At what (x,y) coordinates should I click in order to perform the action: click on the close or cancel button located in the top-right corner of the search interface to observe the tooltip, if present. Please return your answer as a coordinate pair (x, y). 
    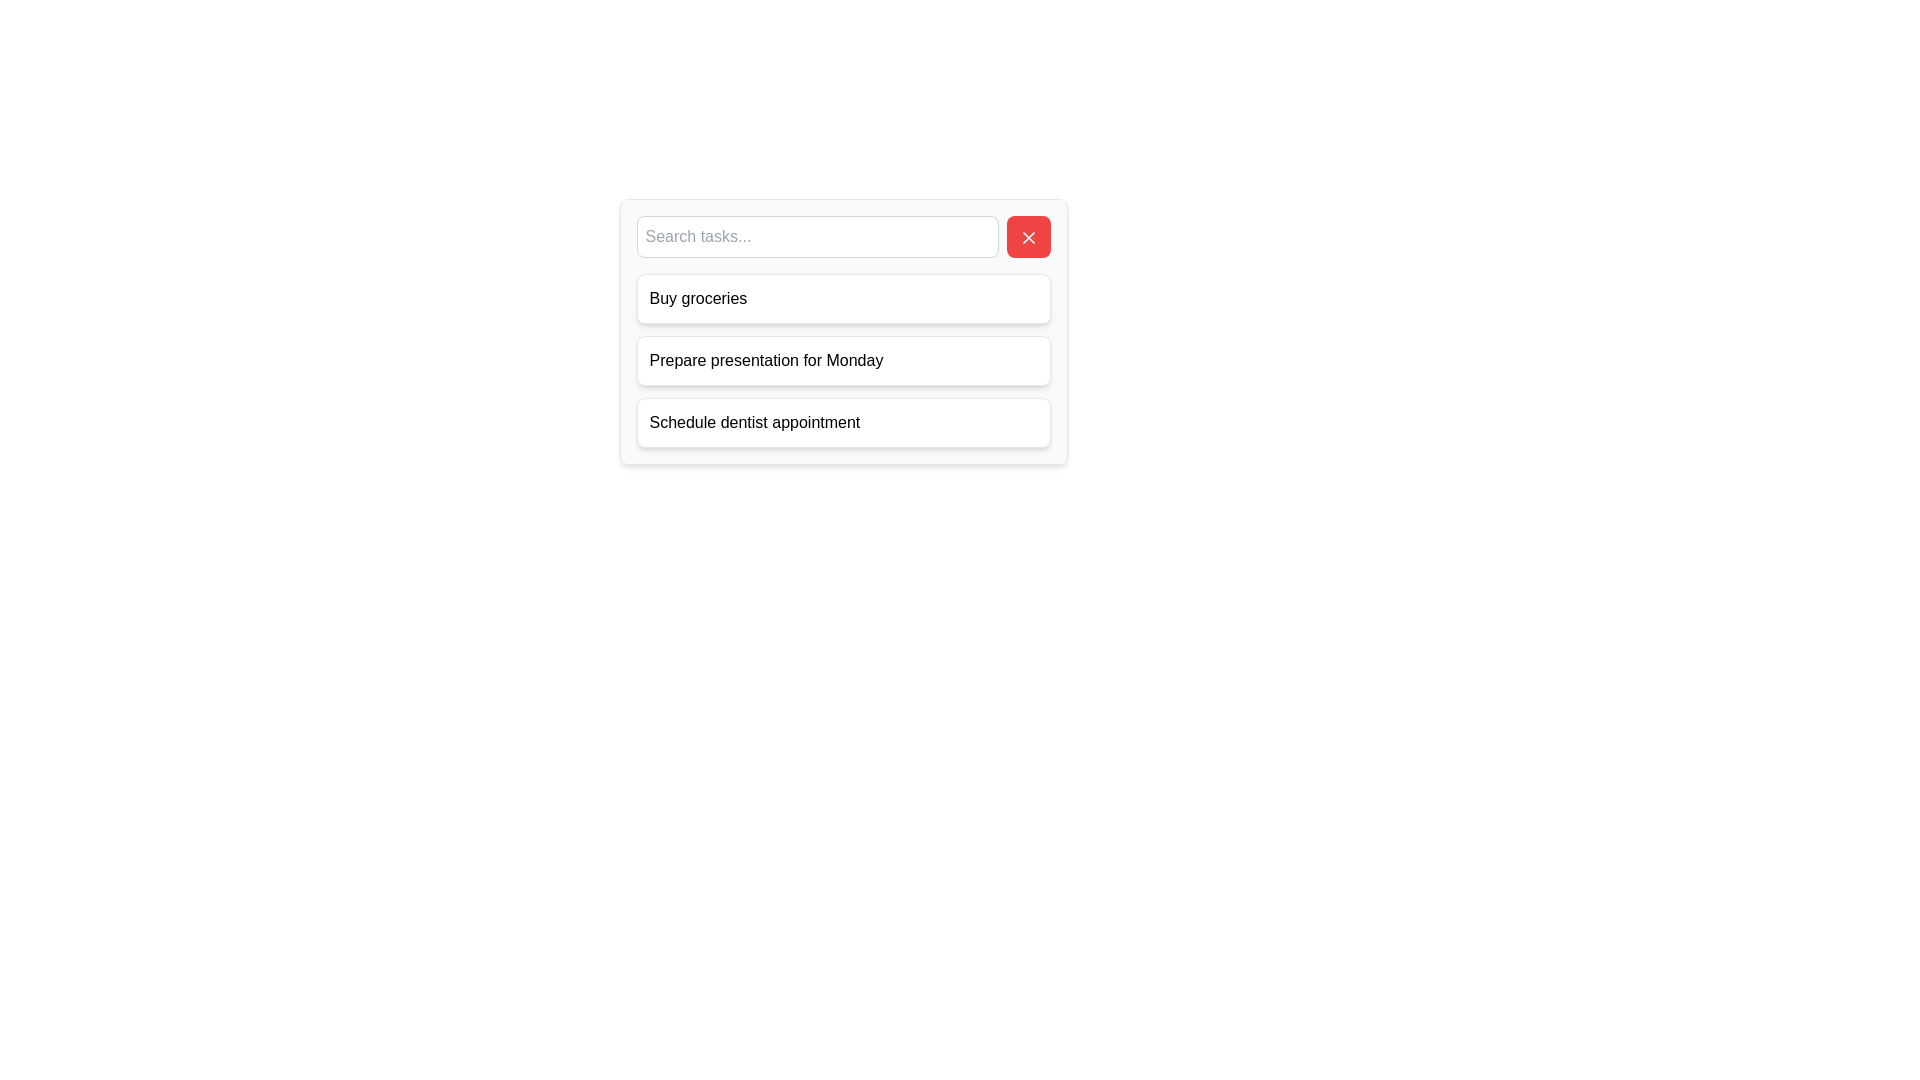
    Looking at the image, I should click on (1028, 236).